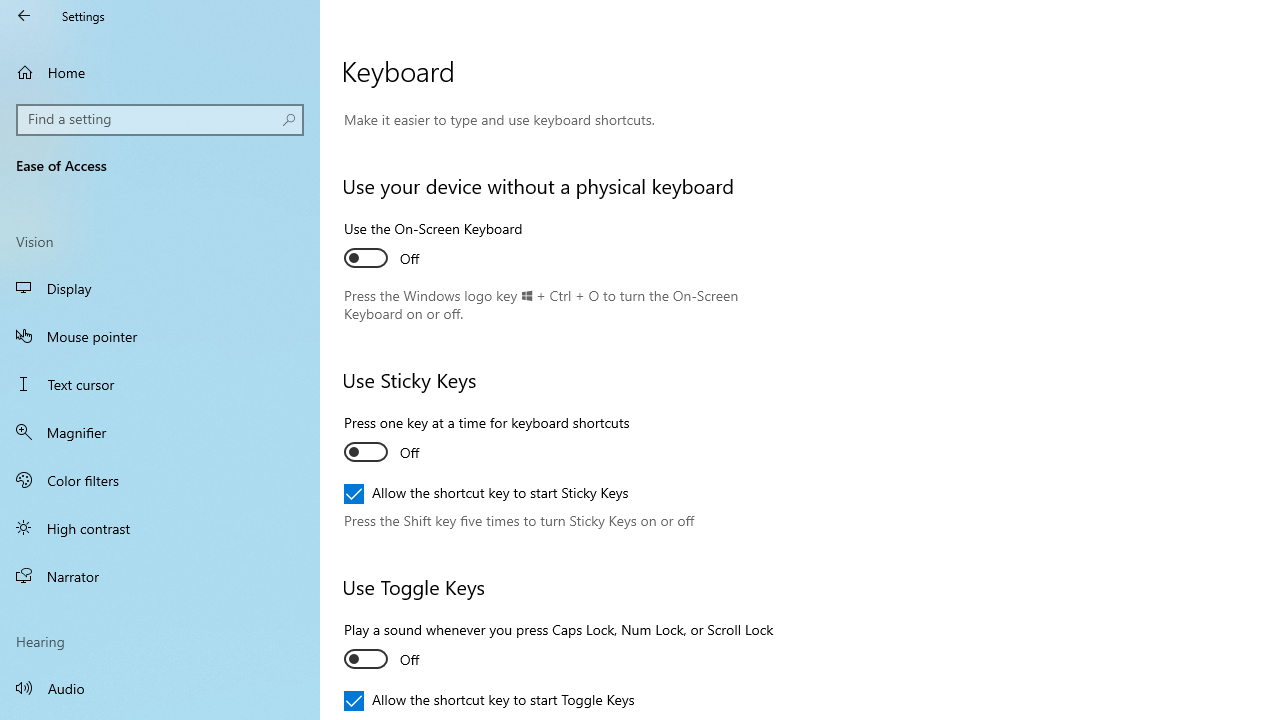  Describe the element at coordinates (432, 245) in the screenshot. I see `'Use the On-Screen Keyboard'` at that location.